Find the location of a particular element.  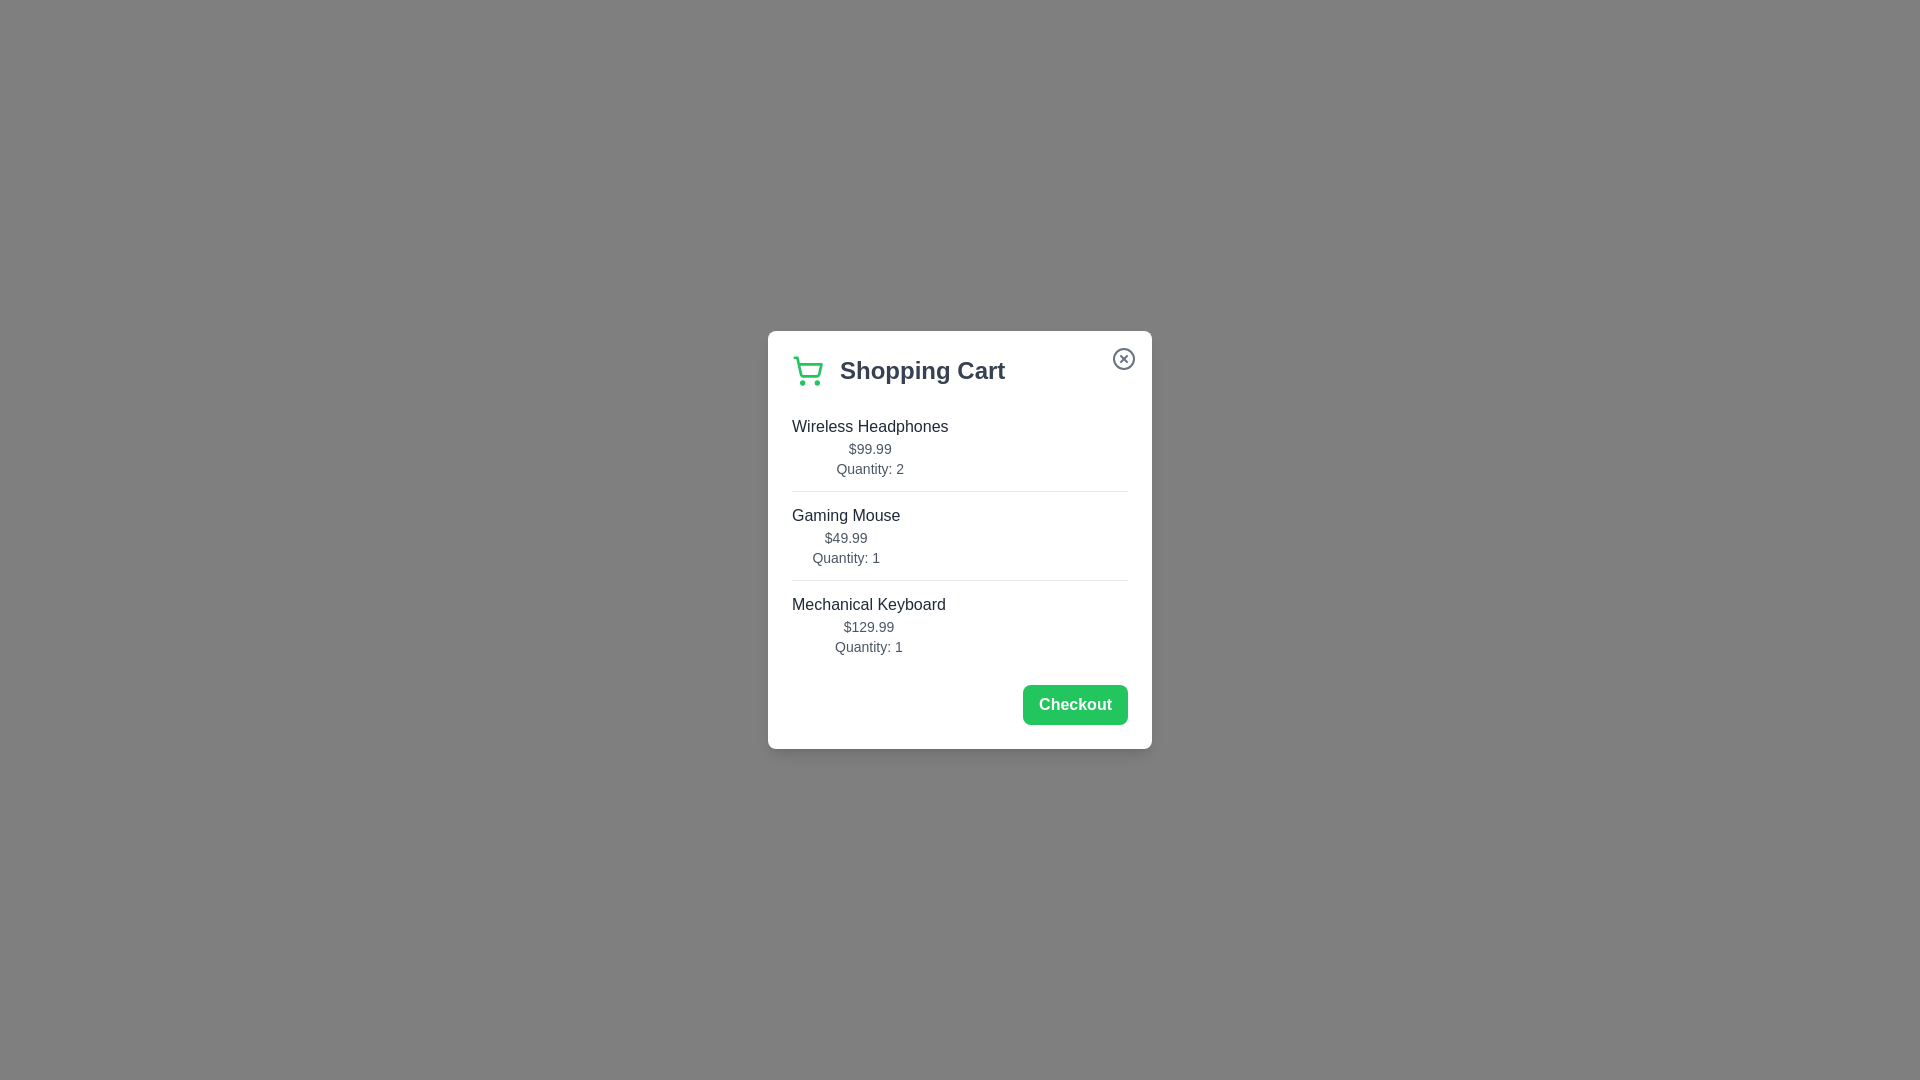

the background overlay to close the dialog is located at coordinates (960, 540).